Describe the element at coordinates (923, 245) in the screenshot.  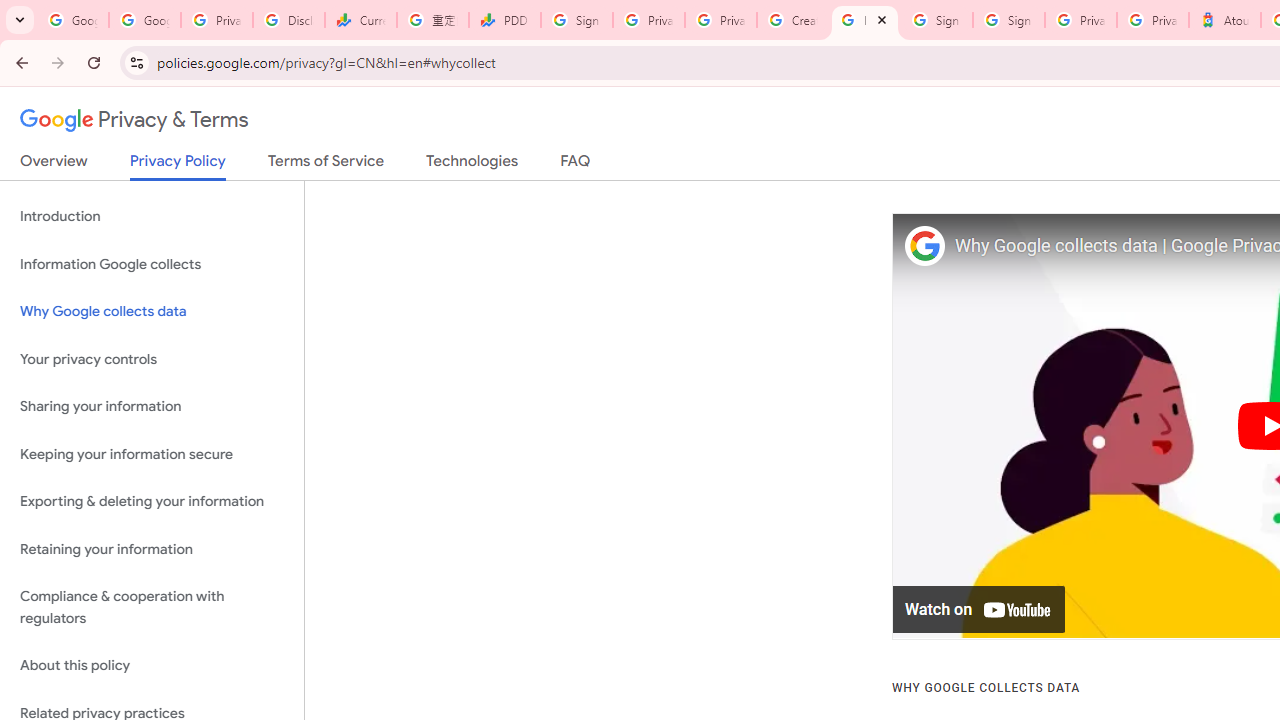
I see `'Photo image of Google'` at that location.